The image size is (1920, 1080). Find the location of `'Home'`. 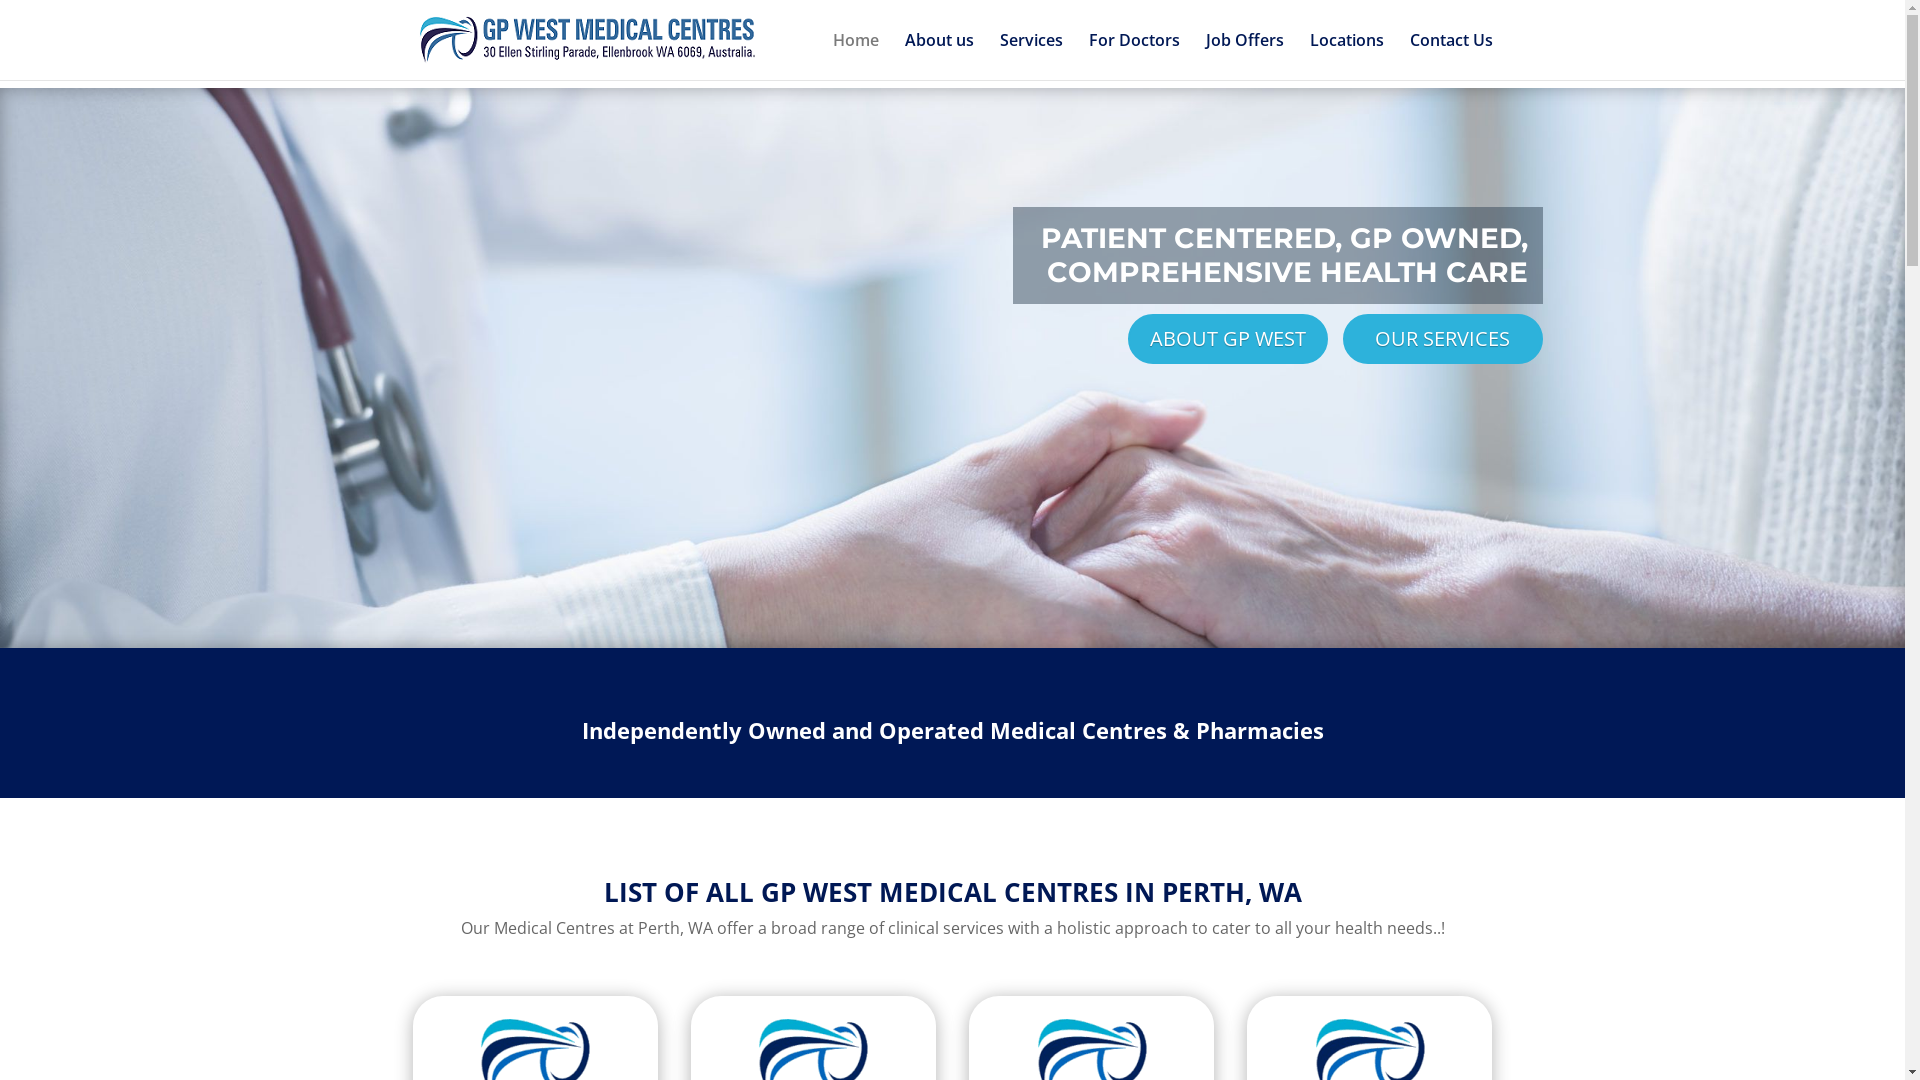

'Home' is located at coordinates (854, 55).